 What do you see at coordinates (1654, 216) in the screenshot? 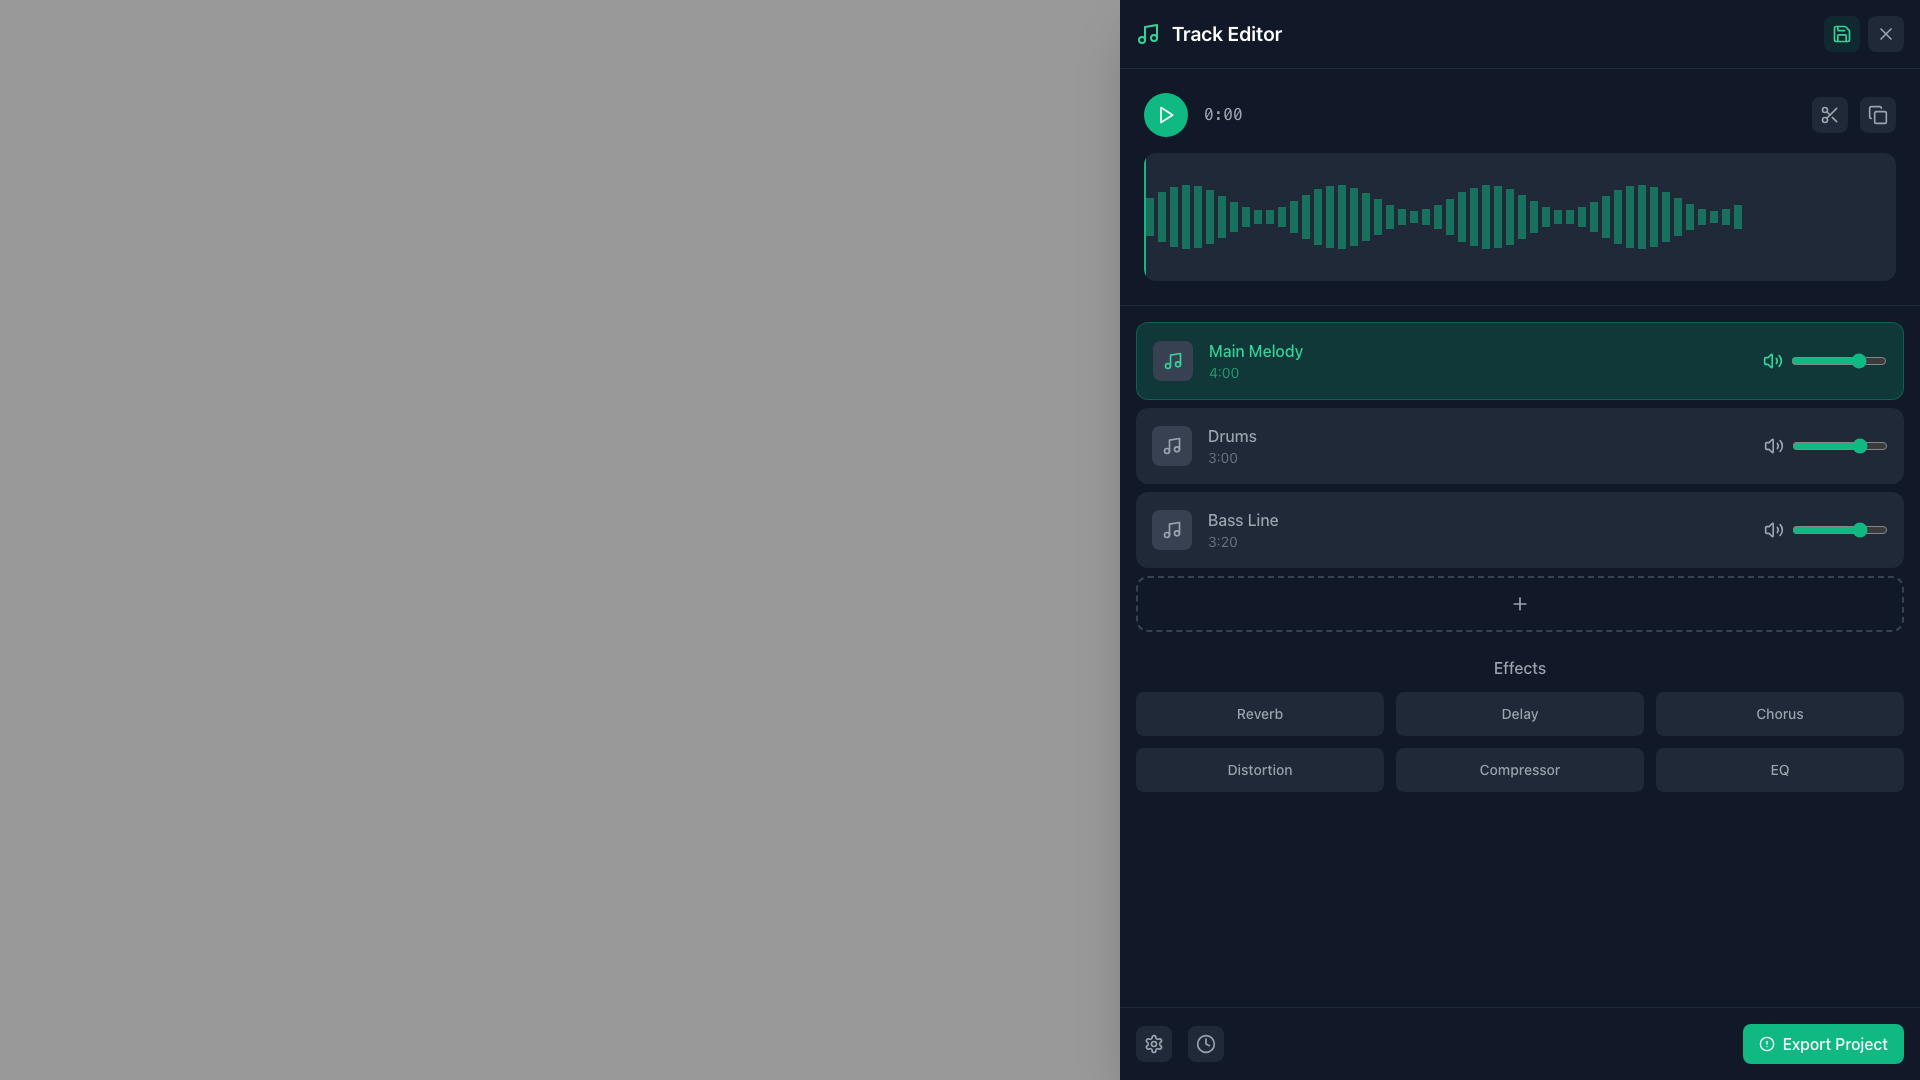
I see `to select the Waveform Bar at index 41, which visually represents a section of the audio's amplitude in the waveform` at bounding box center [1654, 216].